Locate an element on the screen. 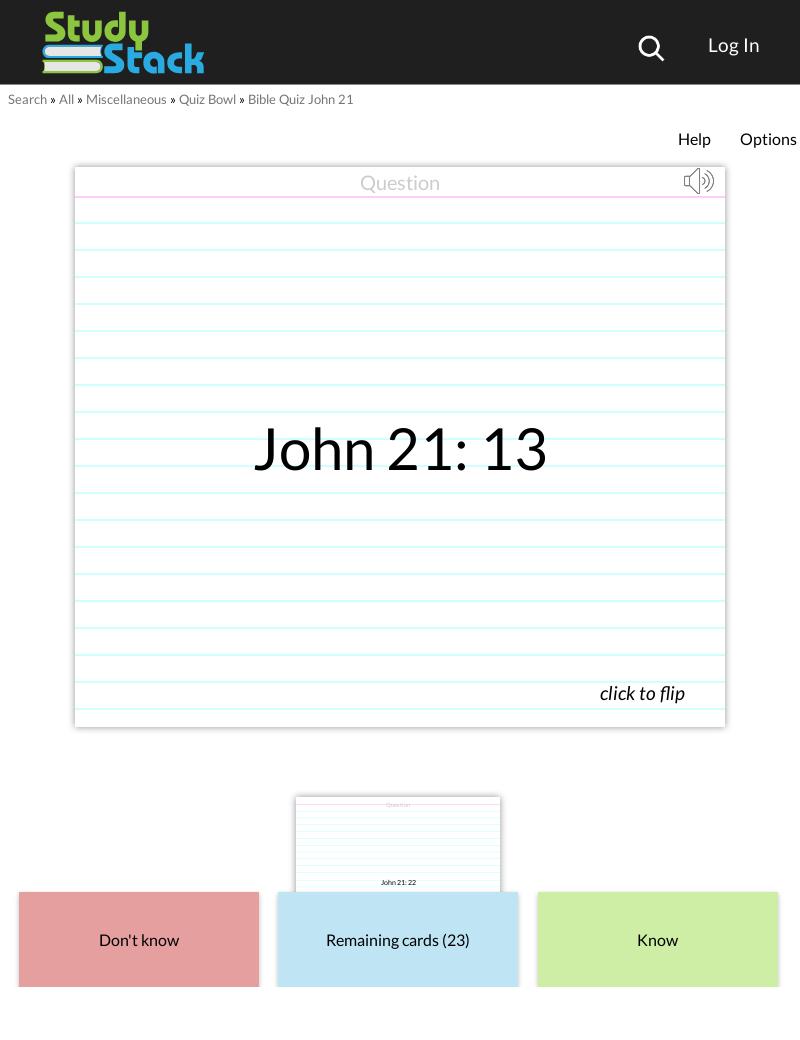  'Miscellaneous' is located at coordinates (125, 98).